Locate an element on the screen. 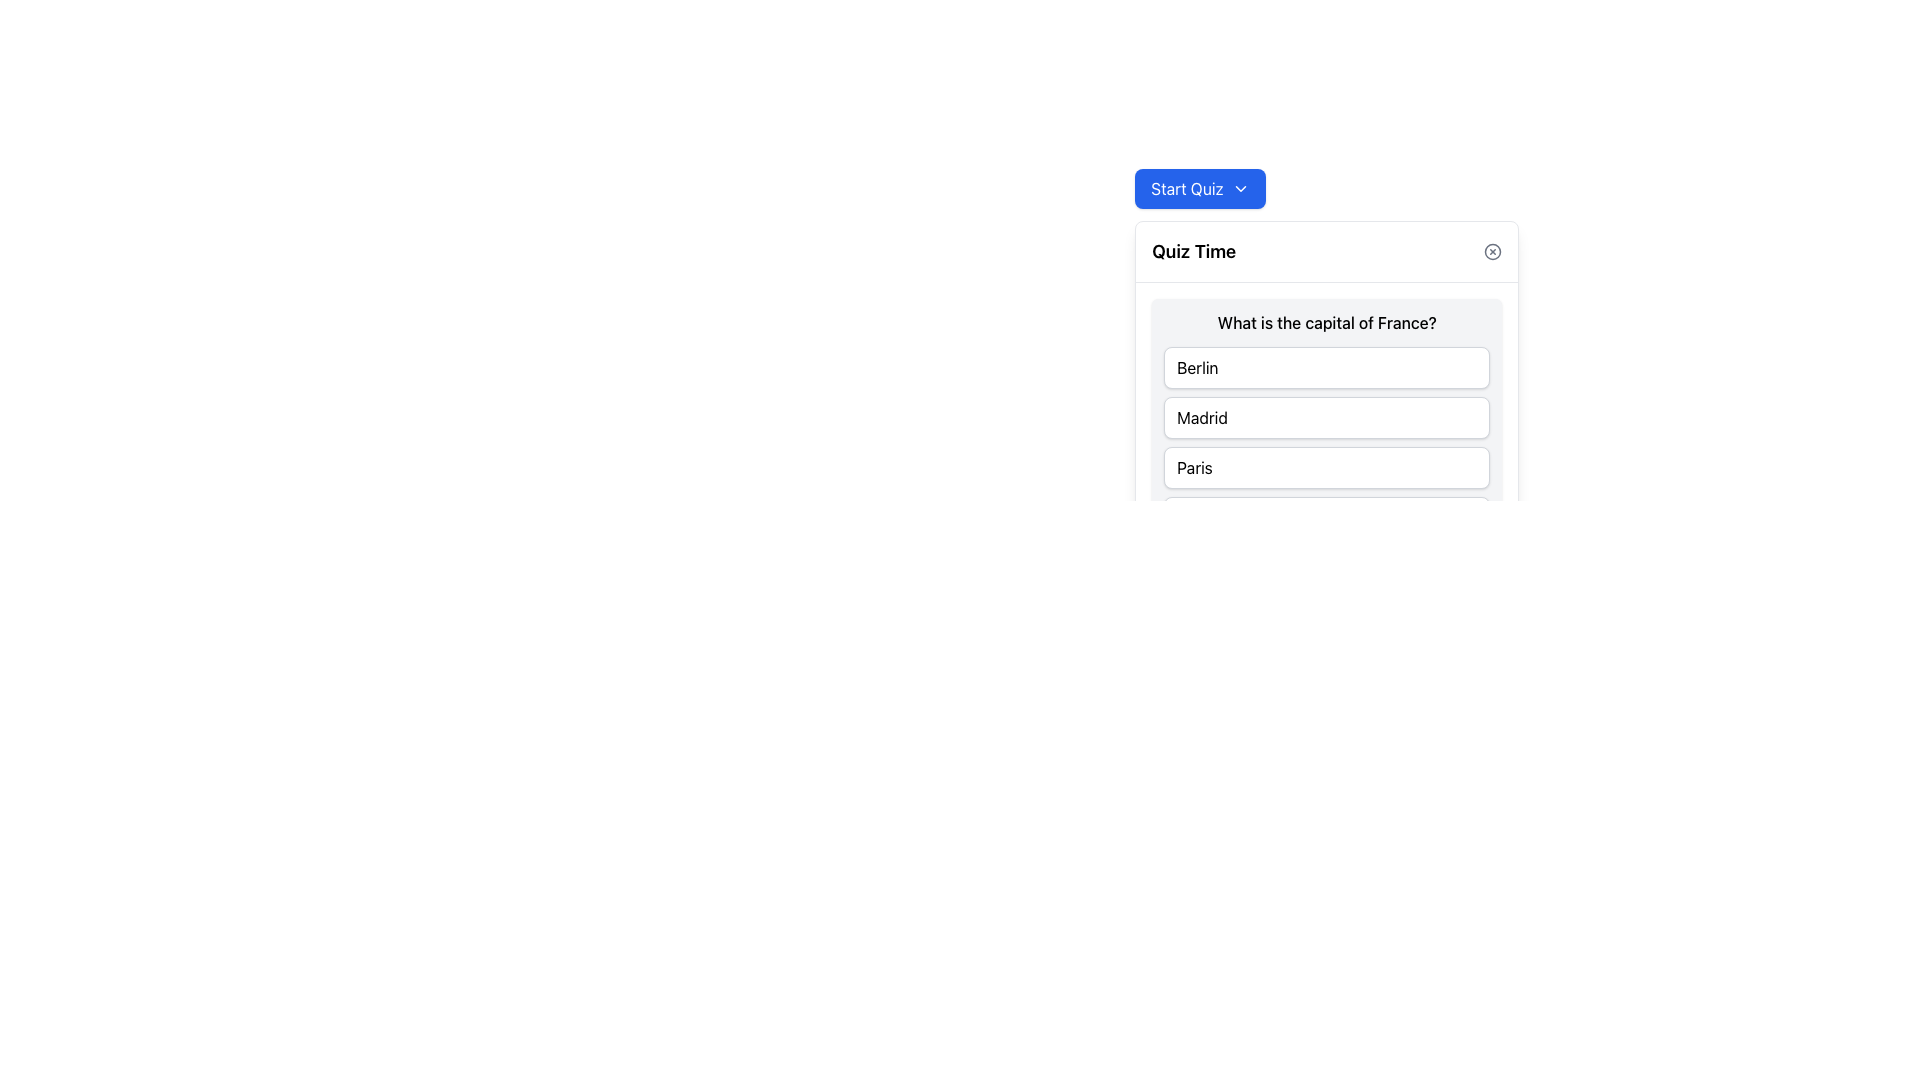 The image size is (1920, 1080). the label that reads 'What is the capital of France?' which is located at the top of the card structure, just above the answer options is located at coordinates (1327, 322).